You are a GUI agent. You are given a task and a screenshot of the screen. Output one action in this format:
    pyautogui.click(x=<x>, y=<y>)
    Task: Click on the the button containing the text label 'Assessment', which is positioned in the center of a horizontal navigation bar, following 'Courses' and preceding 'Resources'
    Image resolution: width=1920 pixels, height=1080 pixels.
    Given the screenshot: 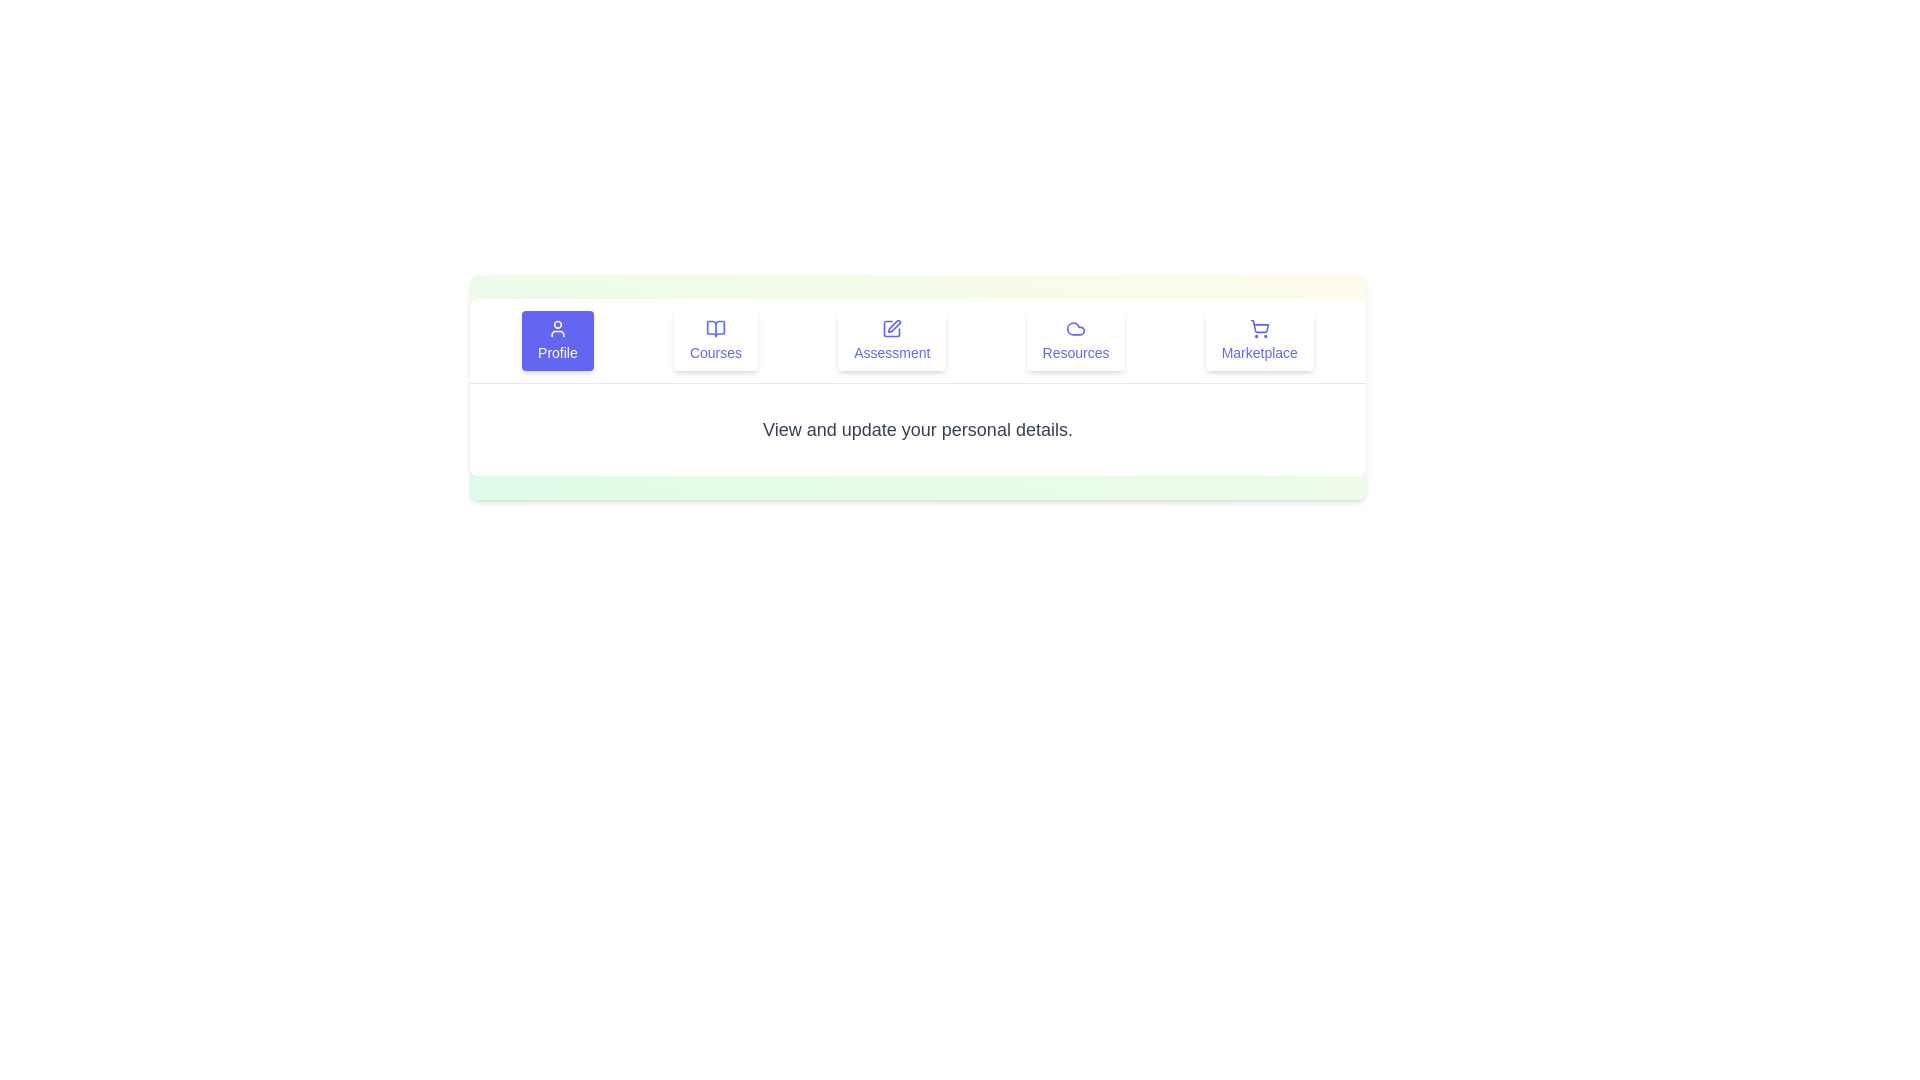 What is the action you would take?
    pyautogui.click(x=891, y=352)
    